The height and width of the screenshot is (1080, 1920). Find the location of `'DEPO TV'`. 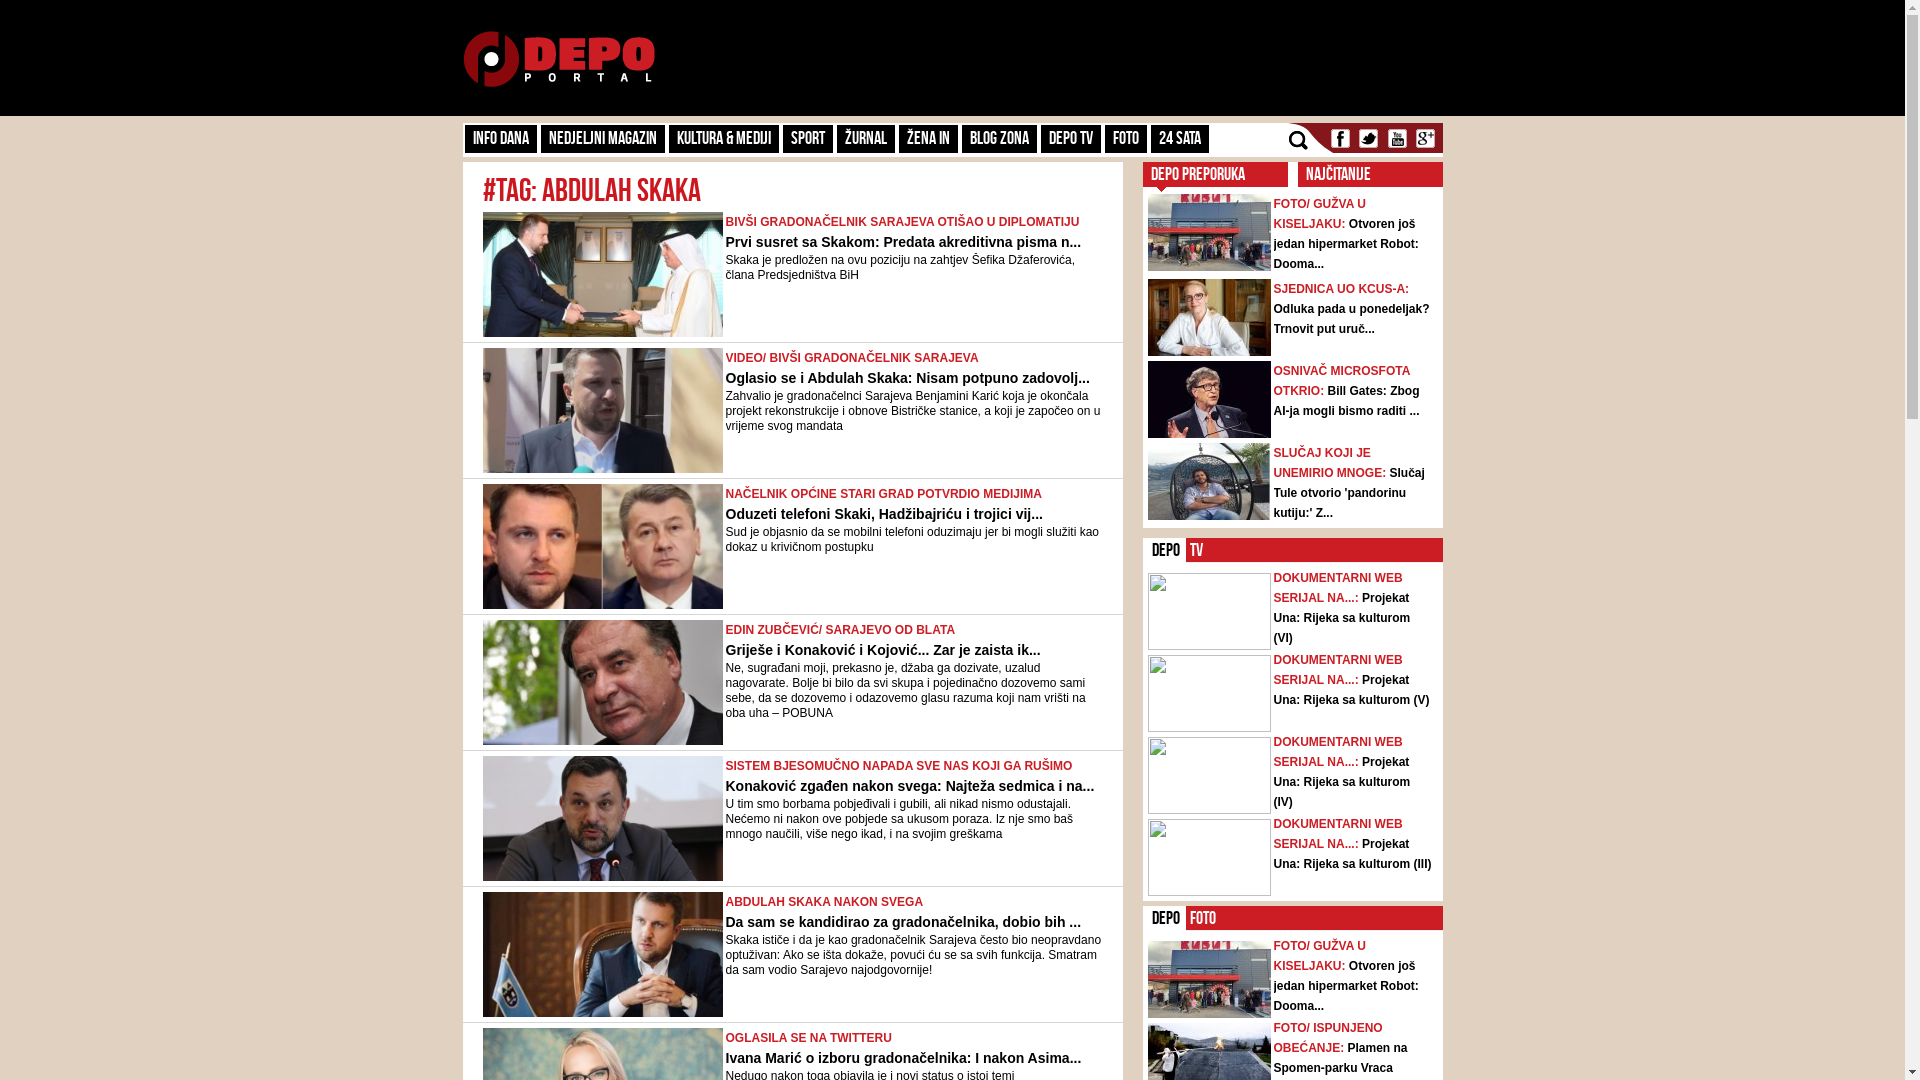

'DEPO TV' is located at coordinates (1198, 550).